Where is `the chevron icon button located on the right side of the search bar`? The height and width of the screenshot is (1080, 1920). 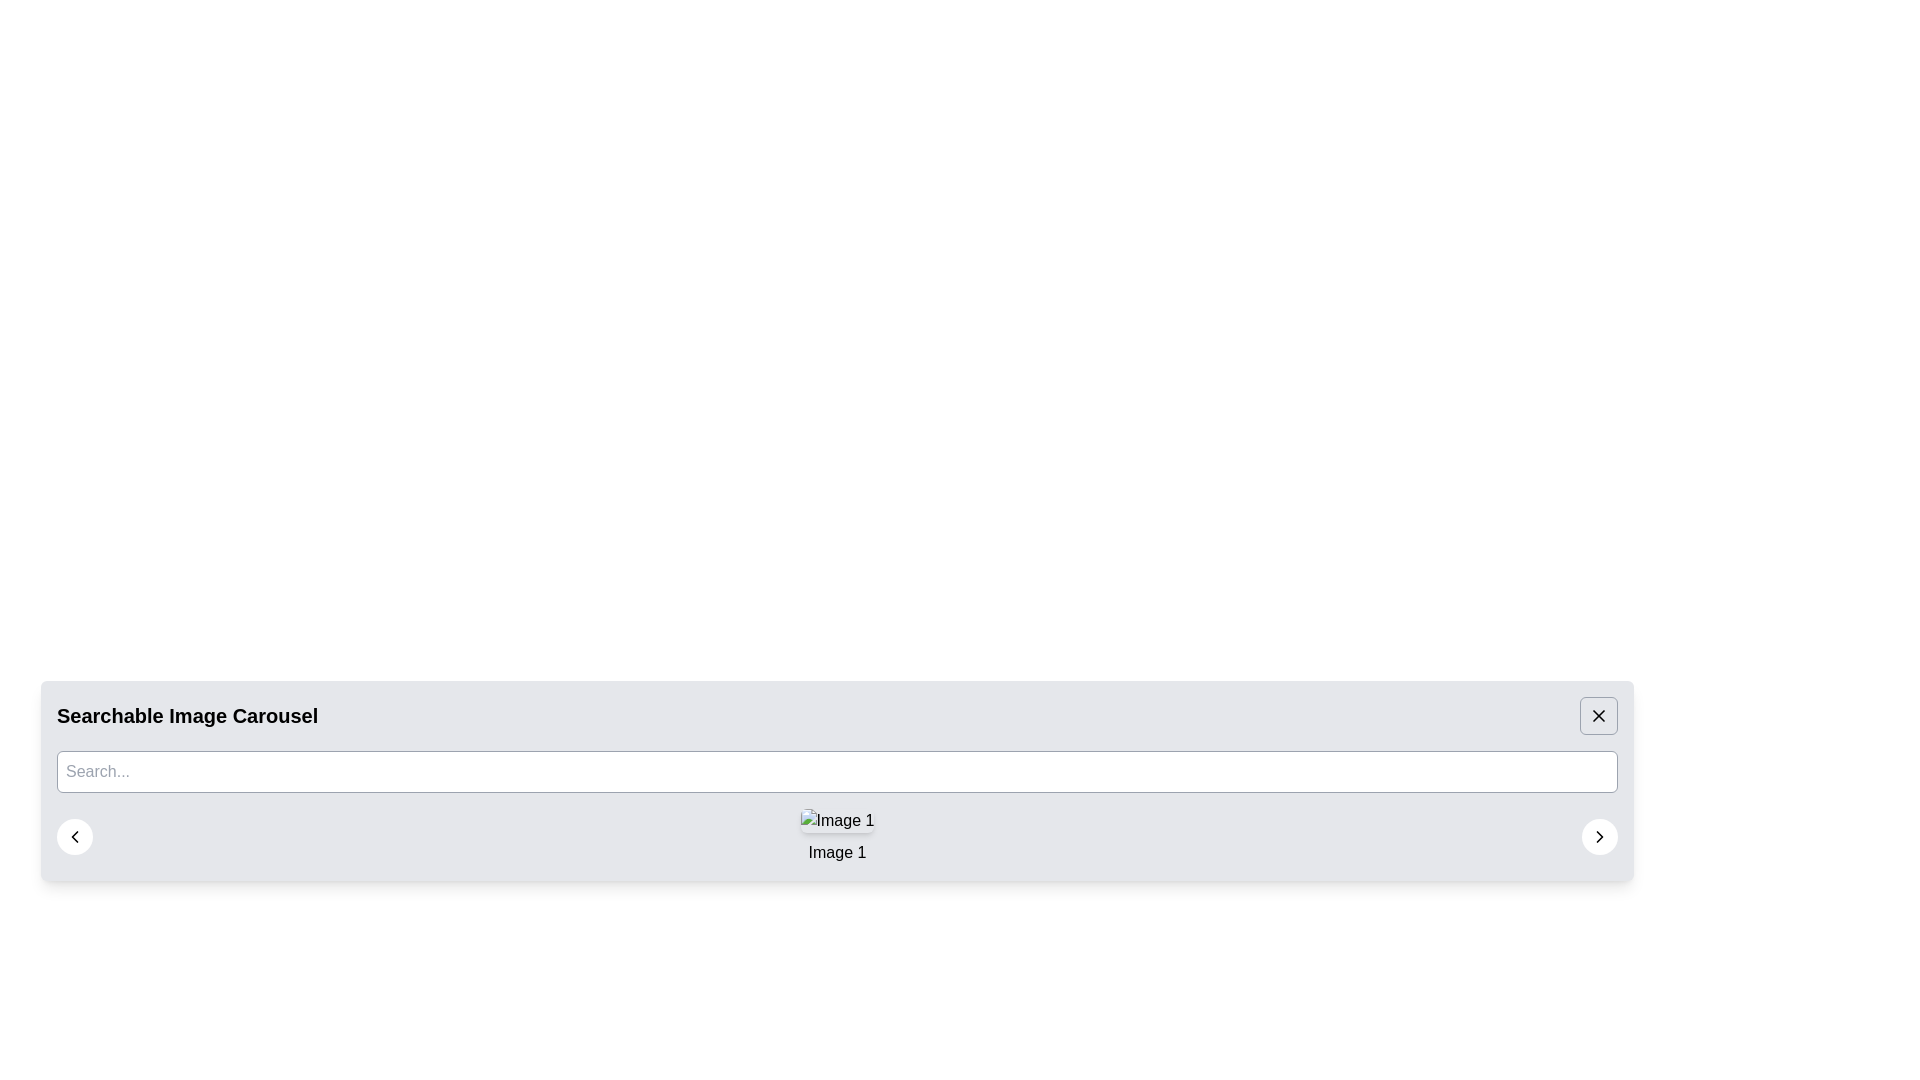 the chevron icon button located on the right side of the search bar is located at coordinates (1598, 837).